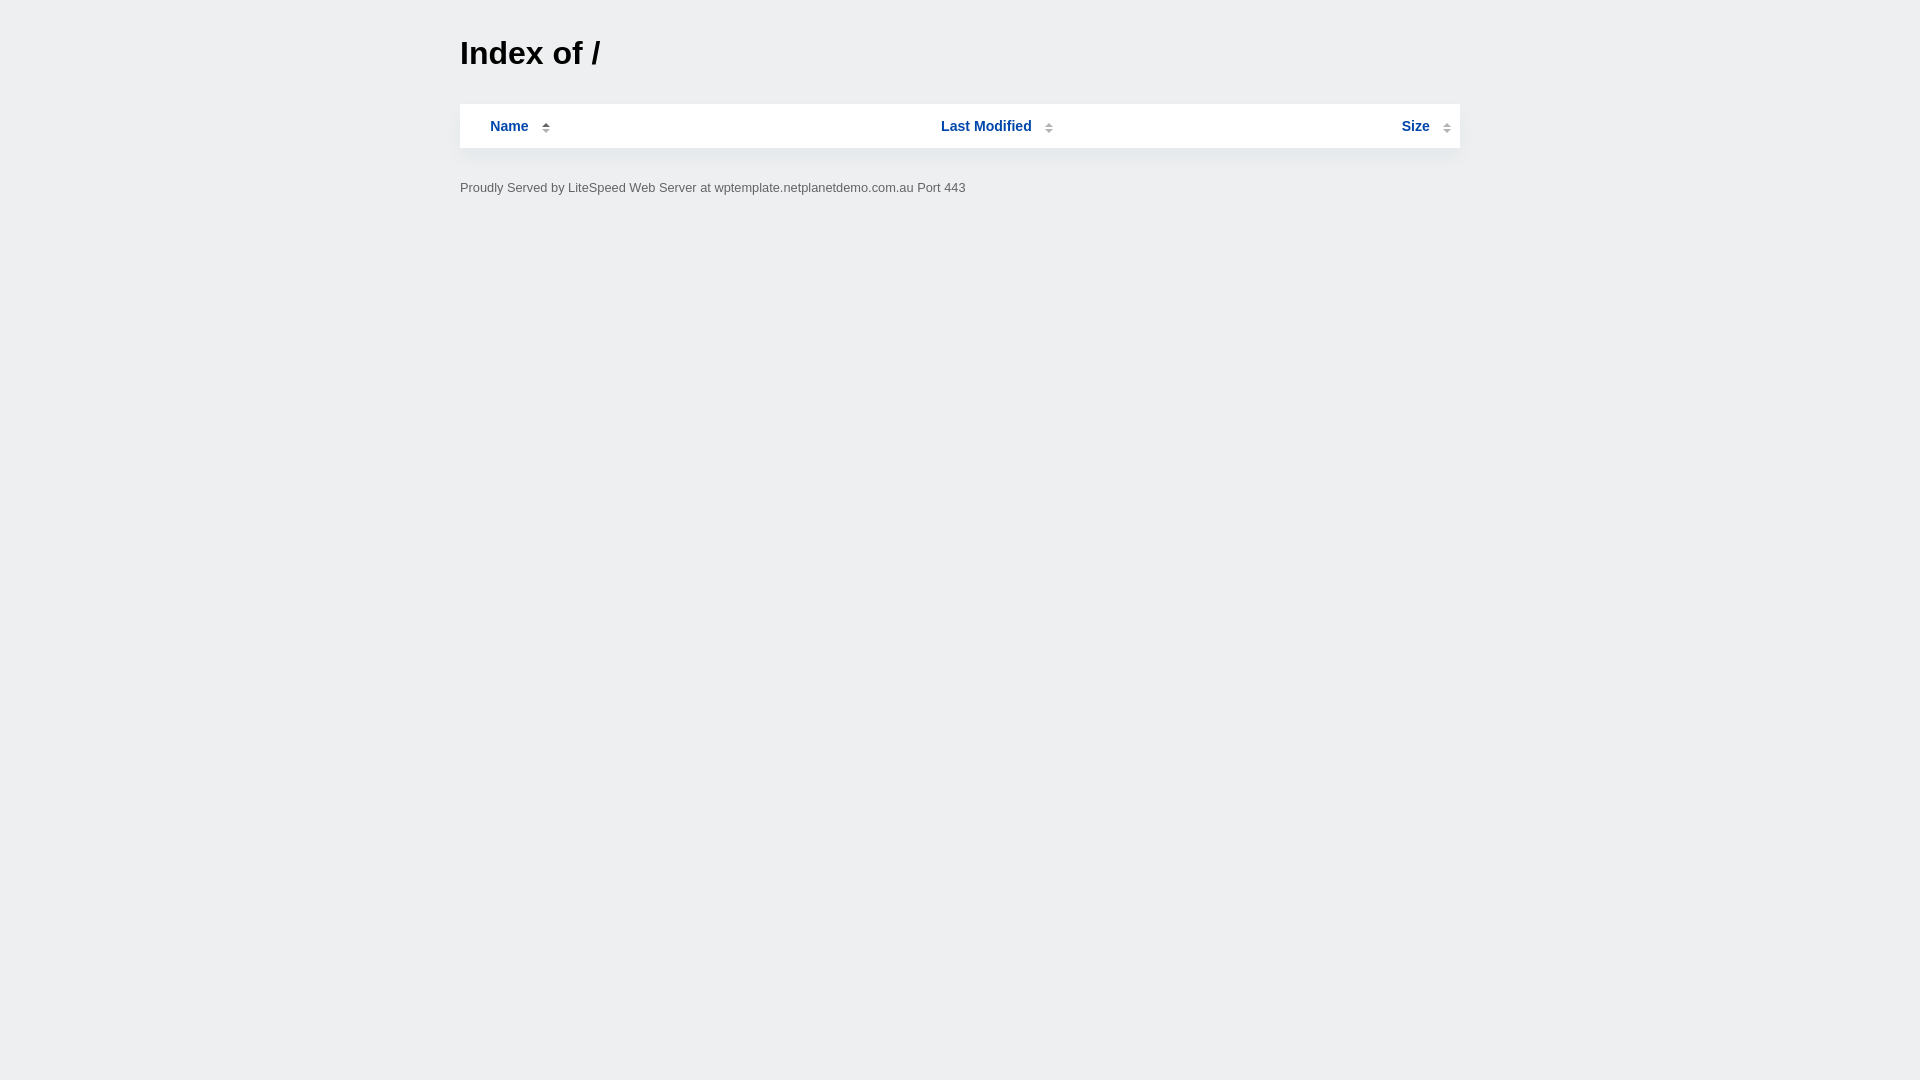 The height and width of the screenshot is (1080, 1920). What do you see at coordinates (508, 126) in the screenshot?
I see `'Name'` at bounding box center [508, 126].